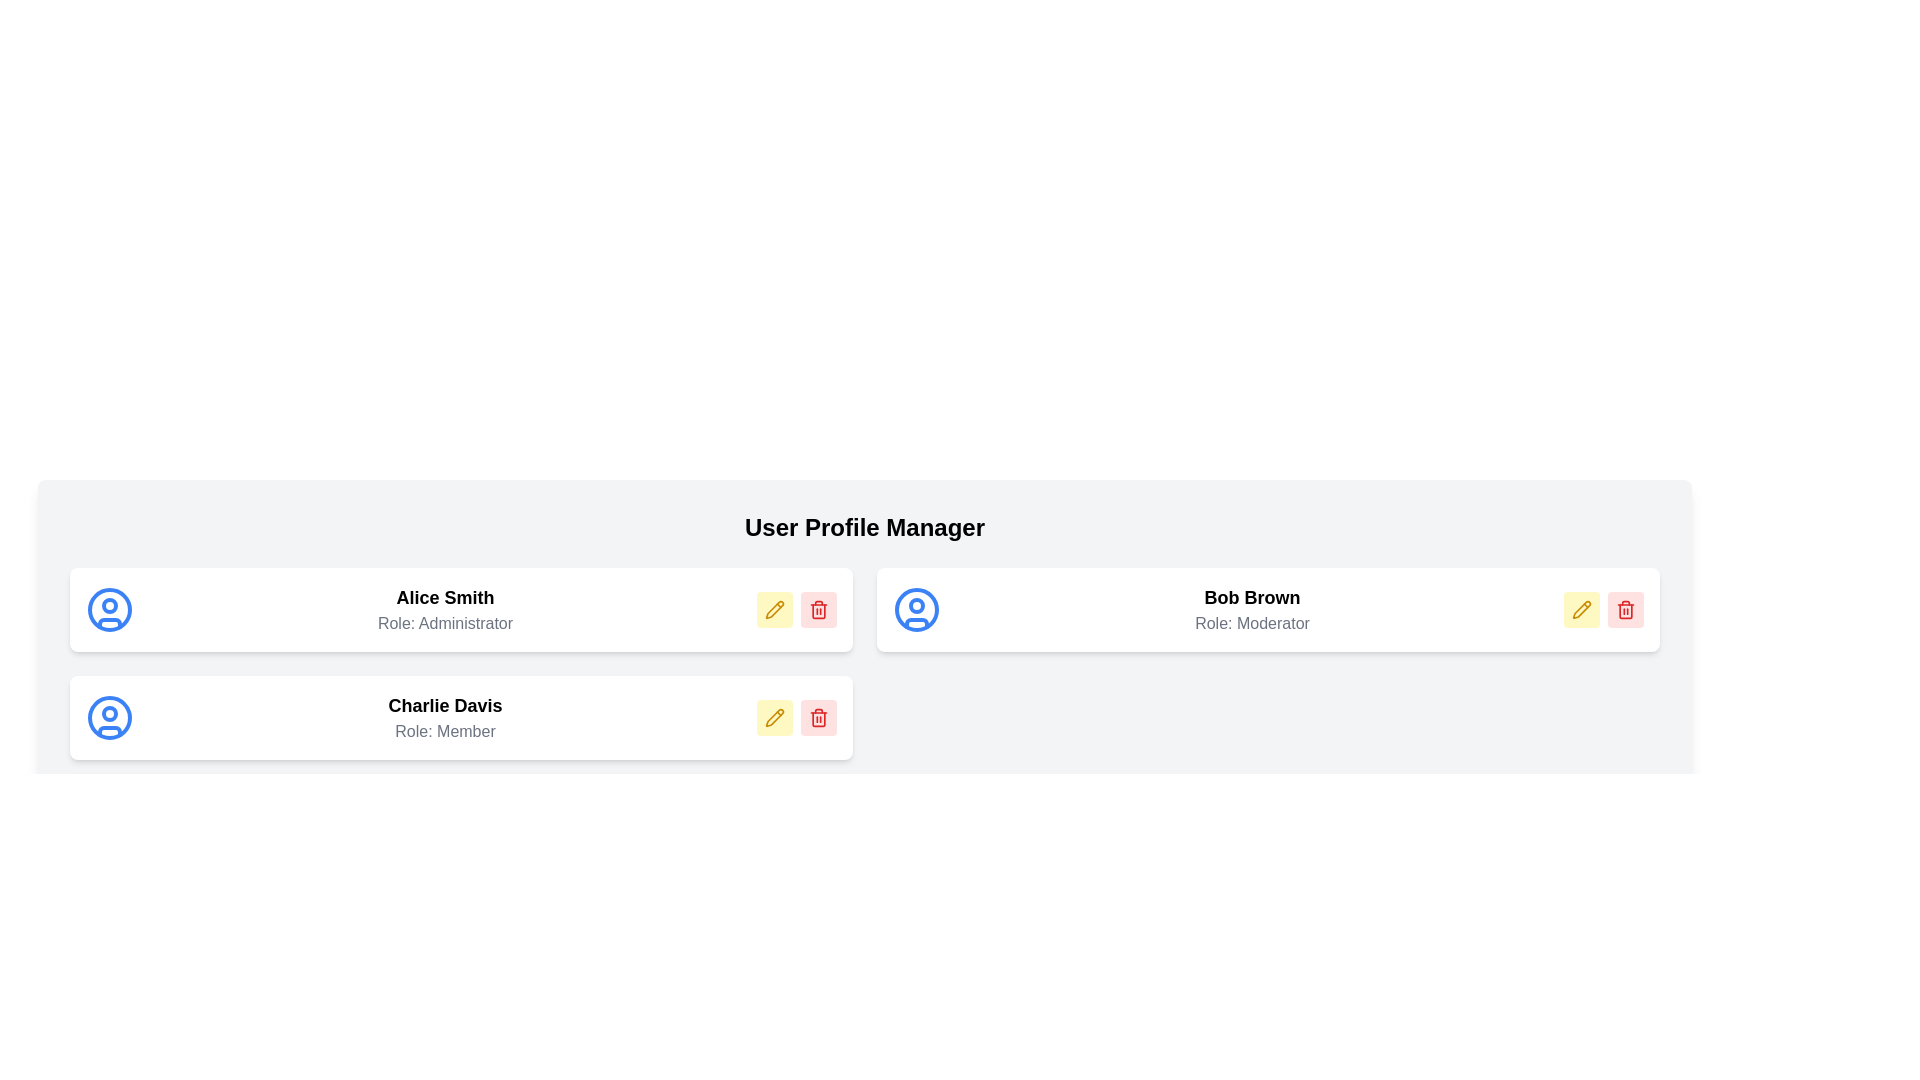 The image size is (1920, 1080). Describe the element at coordinates (109, 716) in the screenshot. I see `the outermost circular component of the user icon representing Charlie Davis's profile, which is styled in blue and serves as the boundary of the avatar` at that location.